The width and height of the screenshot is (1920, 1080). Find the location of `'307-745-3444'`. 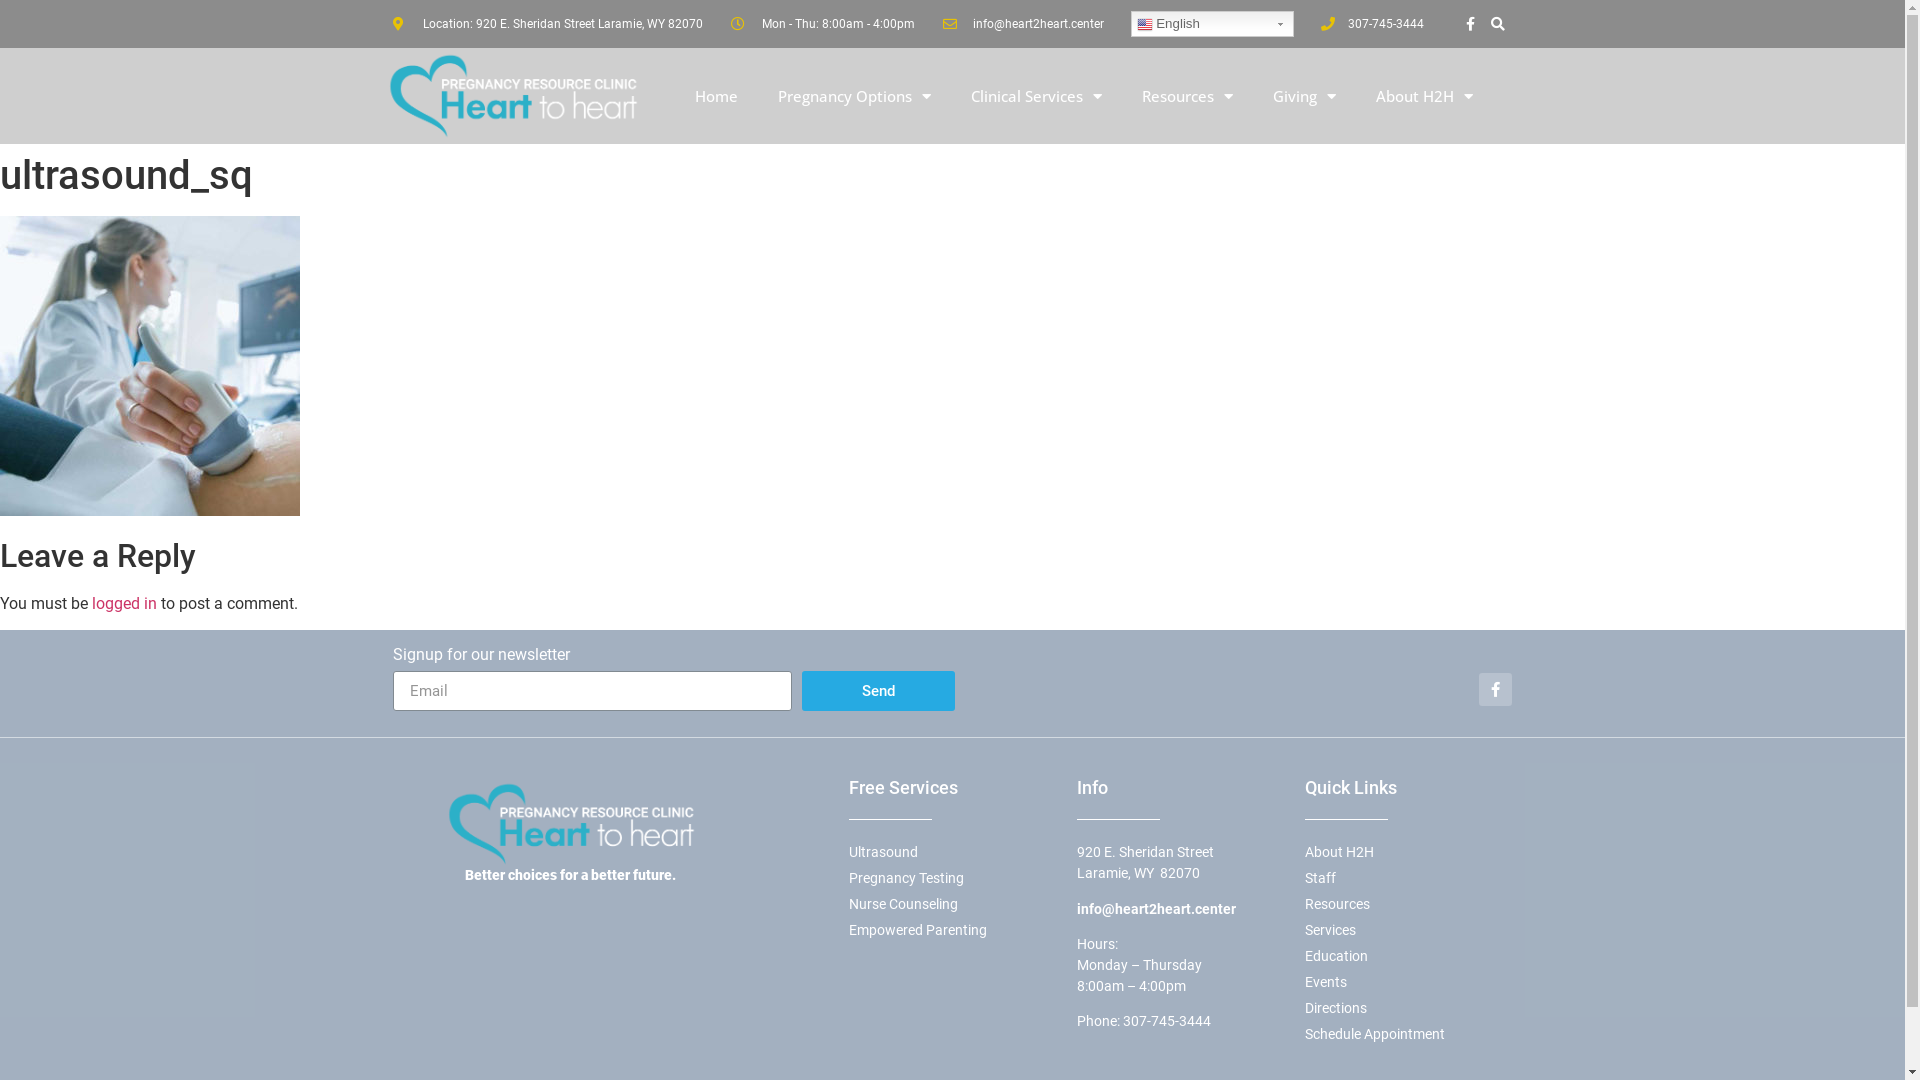

'307-745-3444' is located at coordinates (1166, 1021).